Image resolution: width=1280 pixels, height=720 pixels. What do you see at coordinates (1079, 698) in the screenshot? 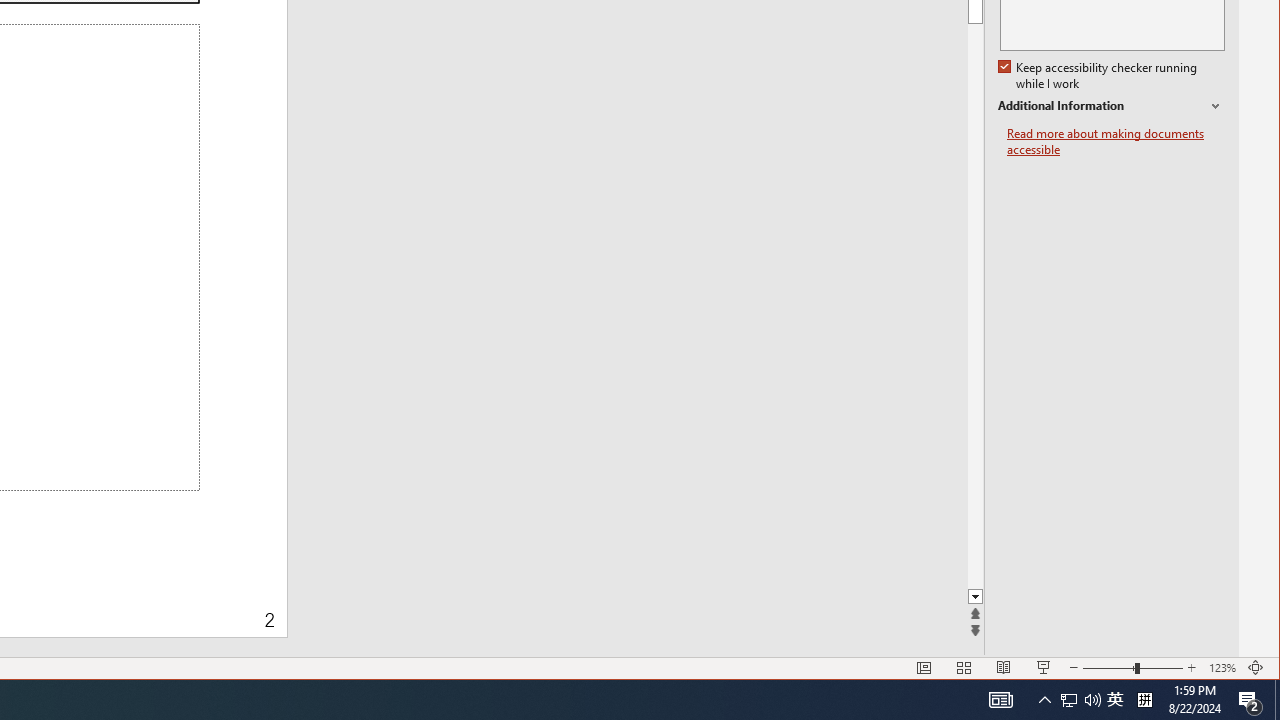
I see `'User Promoted Notification Area'` at bounding box center [1079, 698].